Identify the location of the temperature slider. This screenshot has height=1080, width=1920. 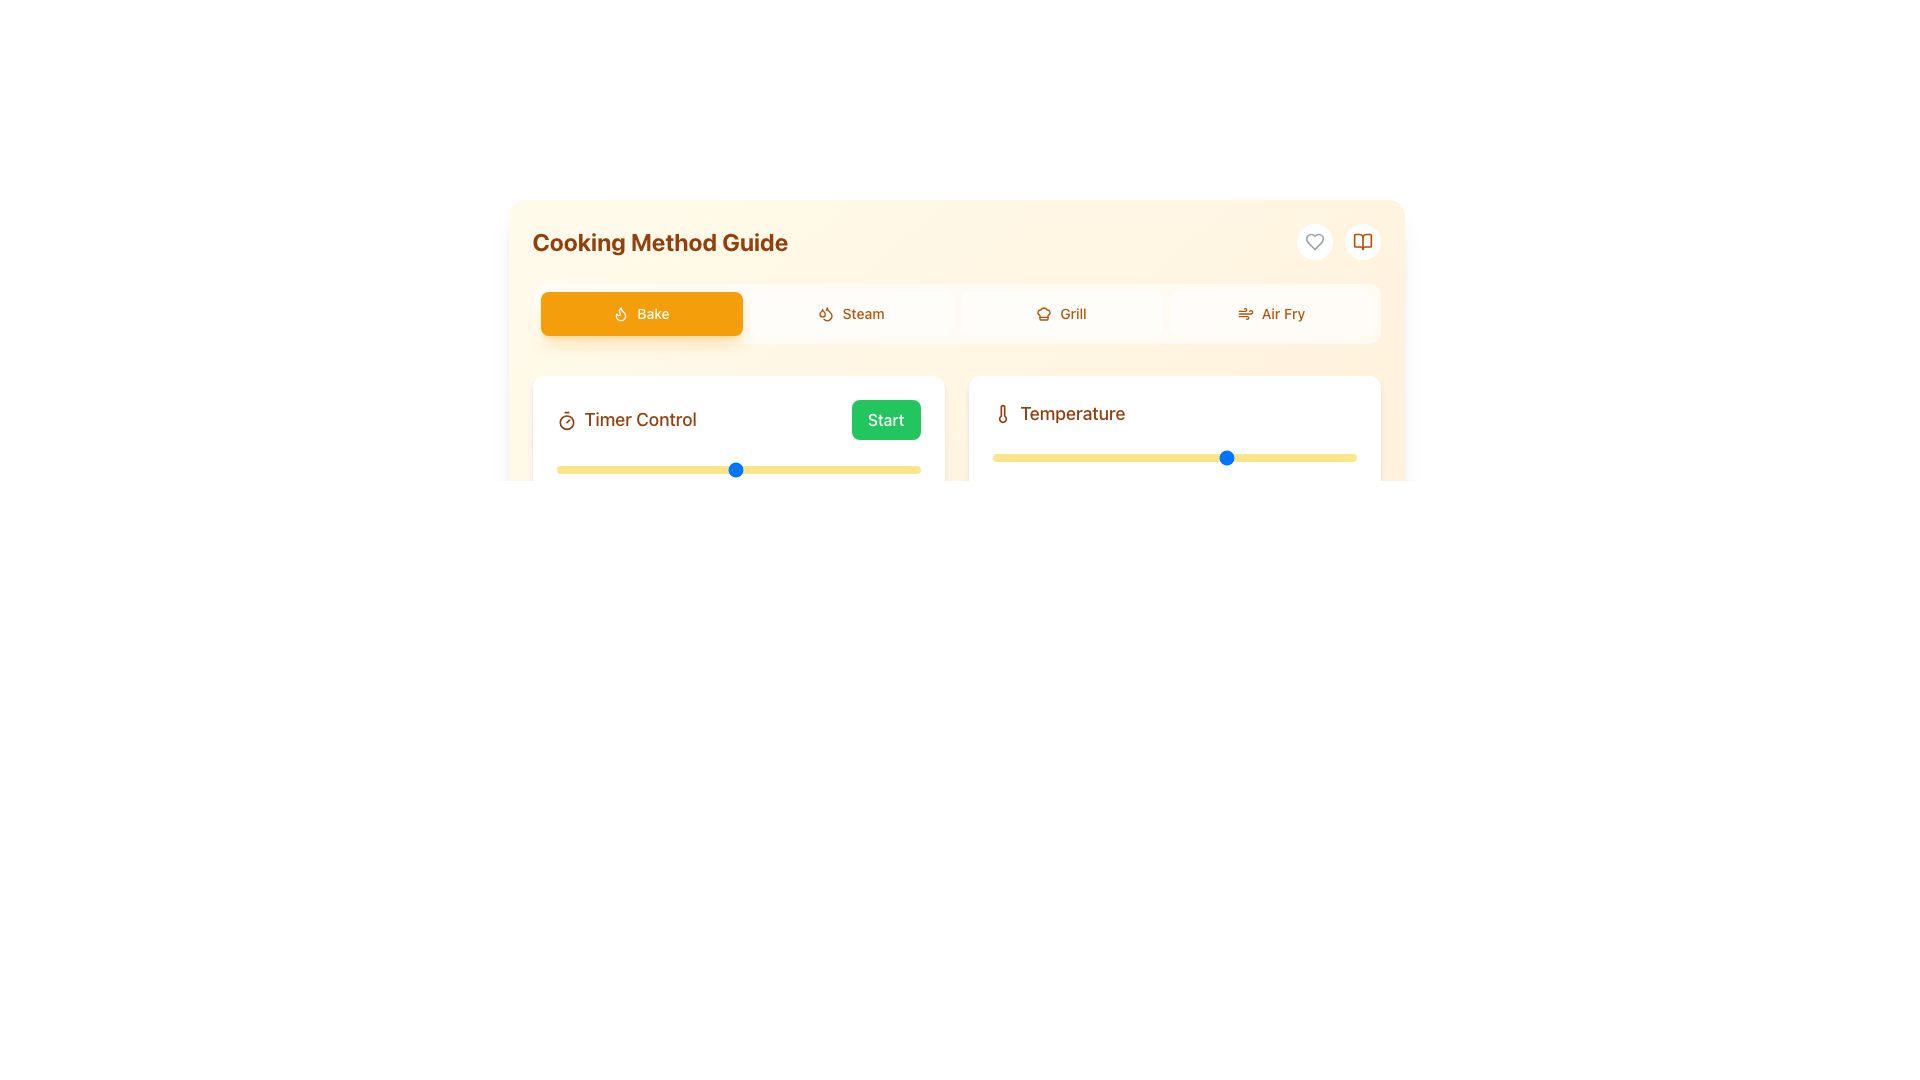
(1316, 458).